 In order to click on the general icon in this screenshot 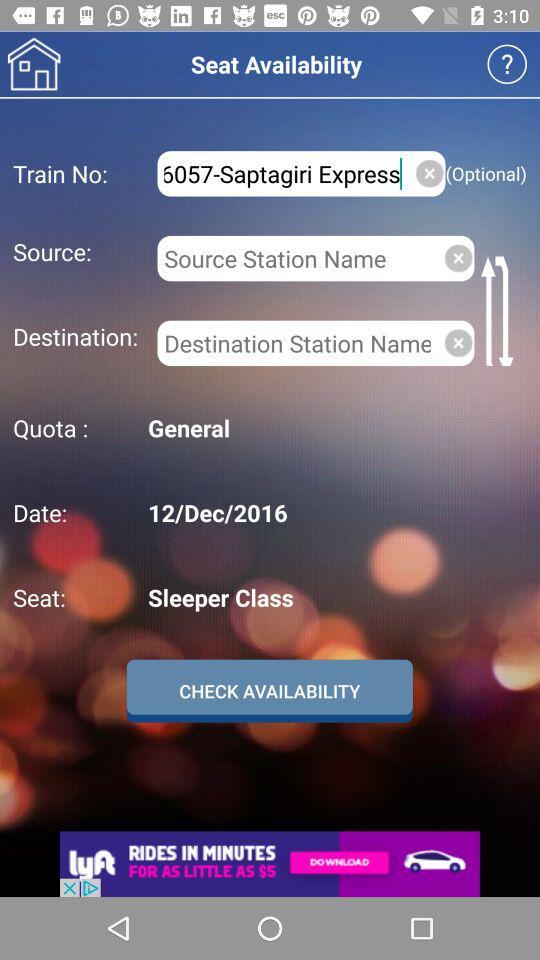, I will do `click(334, 428)`.